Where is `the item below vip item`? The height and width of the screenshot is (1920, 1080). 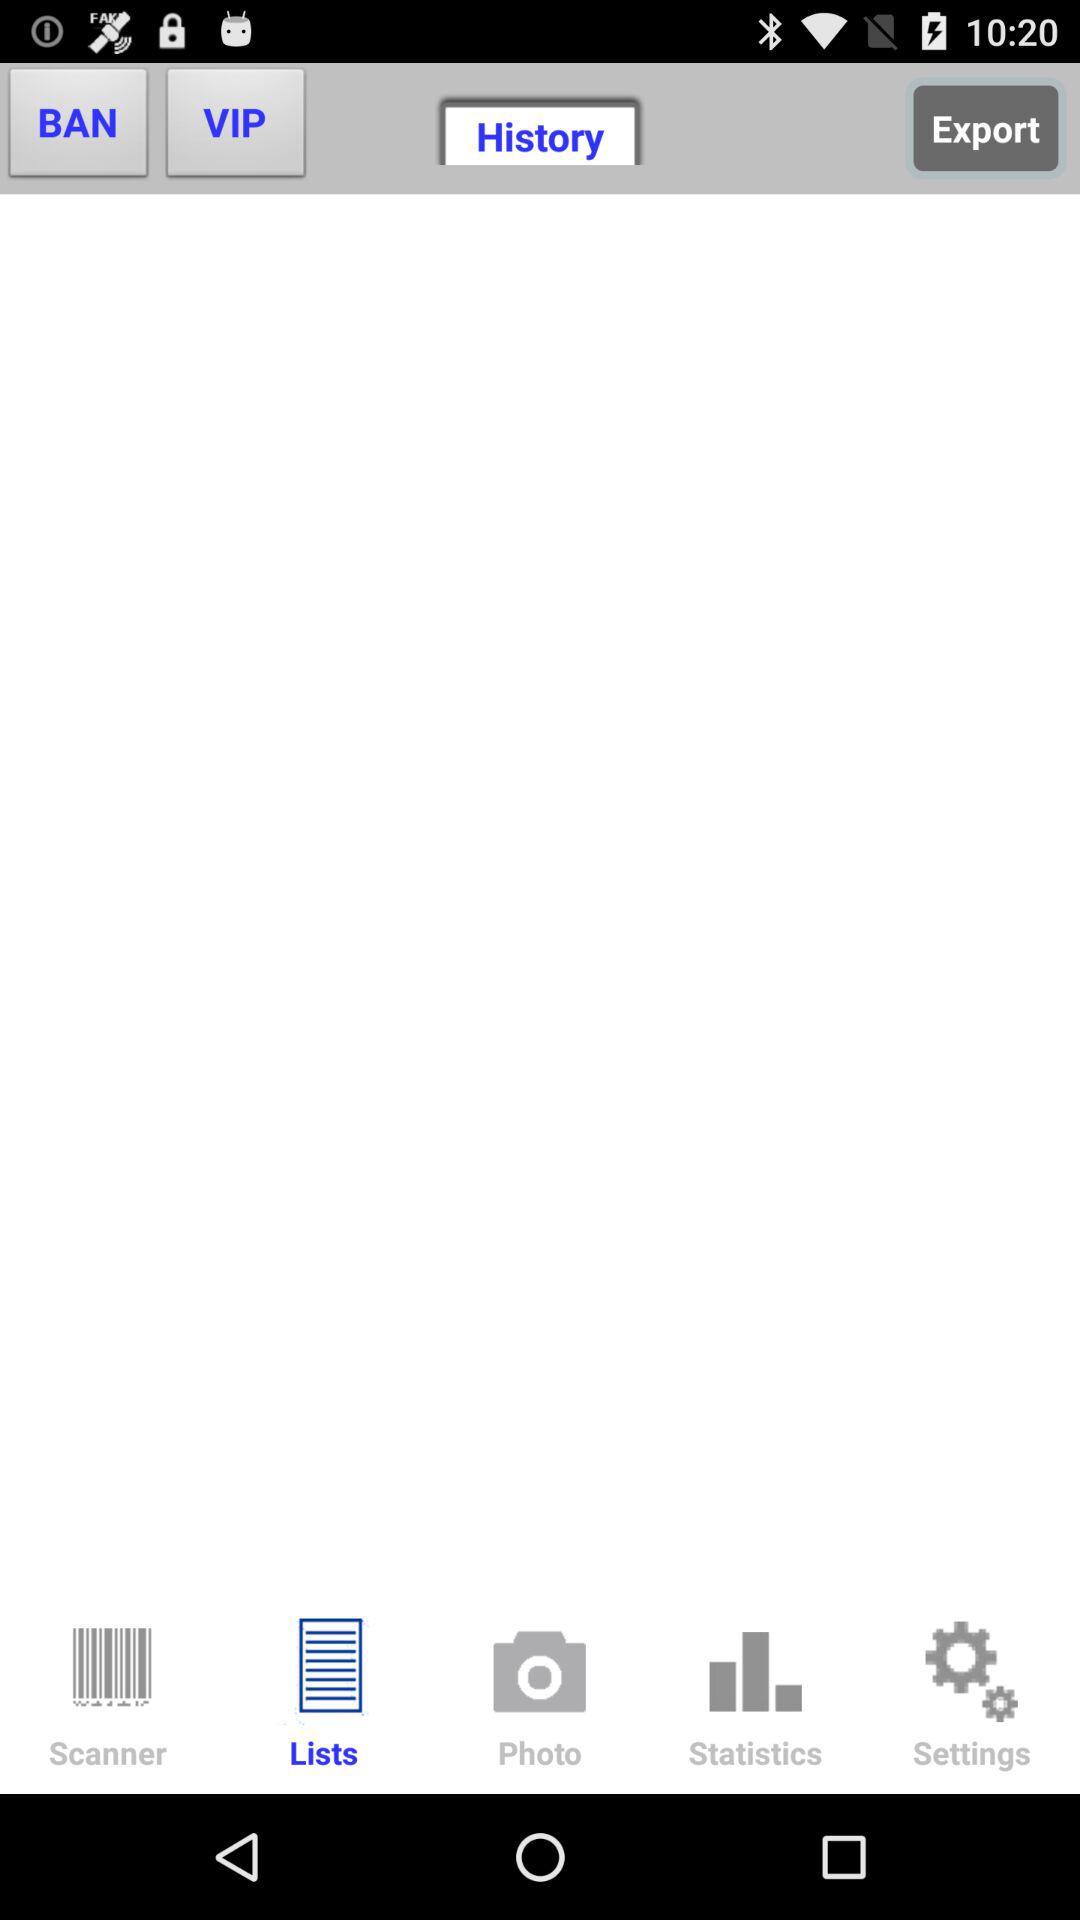
the item below vip item is located at coordinates (540, 892).